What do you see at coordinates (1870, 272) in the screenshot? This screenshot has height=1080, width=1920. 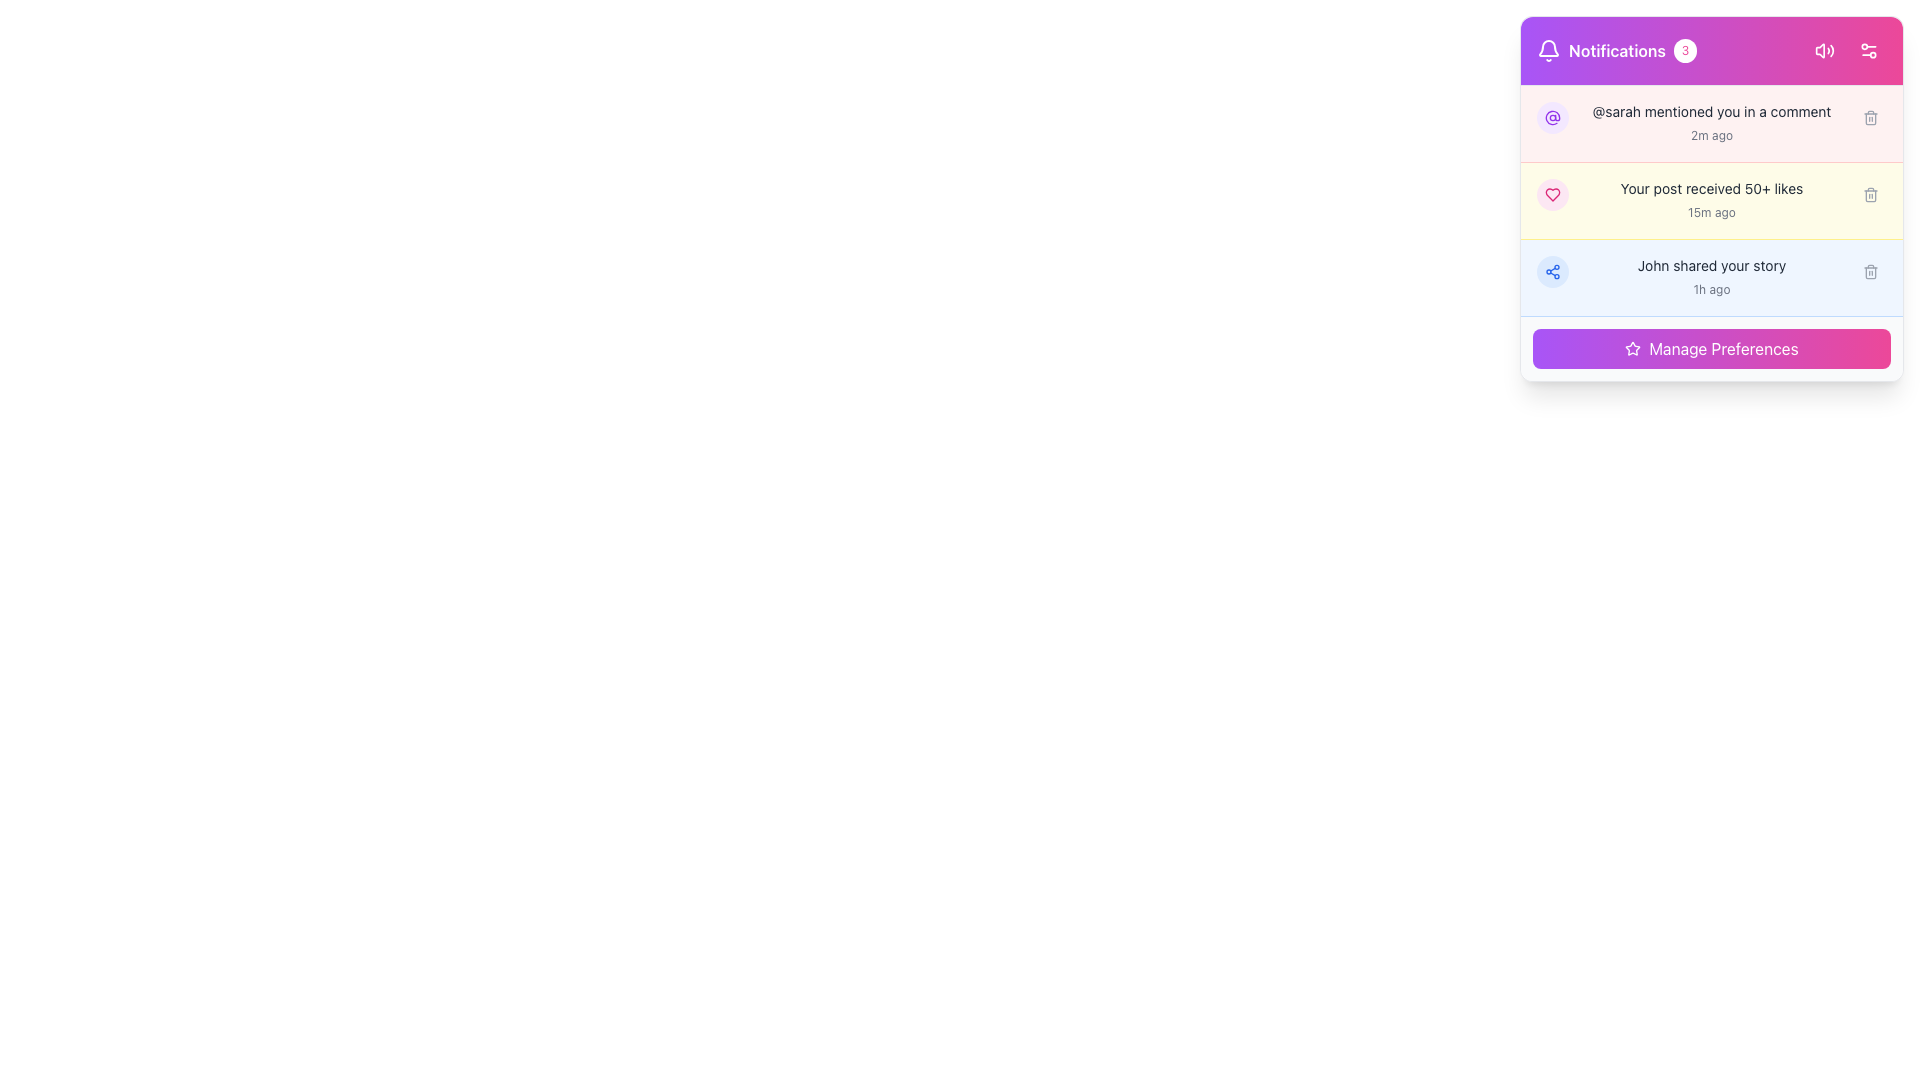 I see `the small gray trashcan icon` at bounding box center [1870, 272].